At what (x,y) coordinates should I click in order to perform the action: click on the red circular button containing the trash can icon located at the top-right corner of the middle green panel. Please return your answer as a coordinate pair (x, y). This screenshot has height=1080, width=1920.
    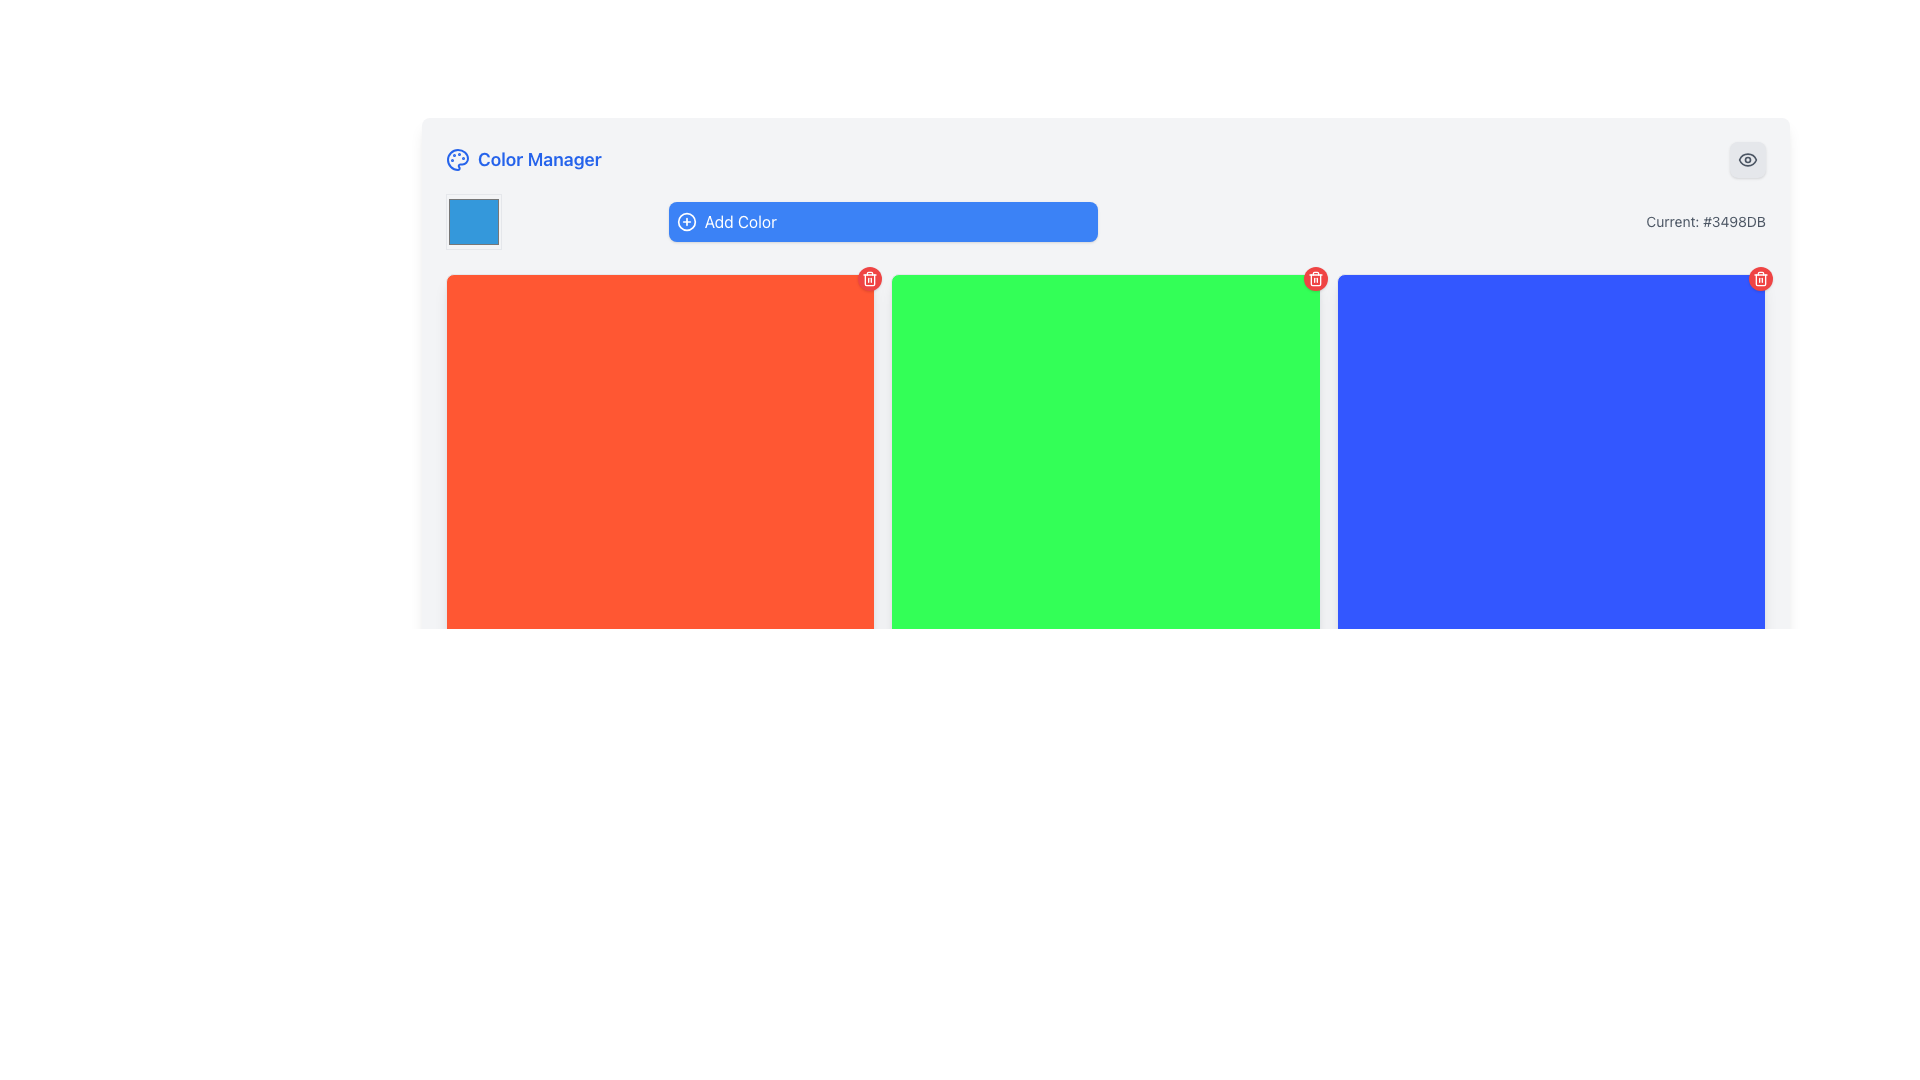
    Looking at the image, I should click on (870, 278).